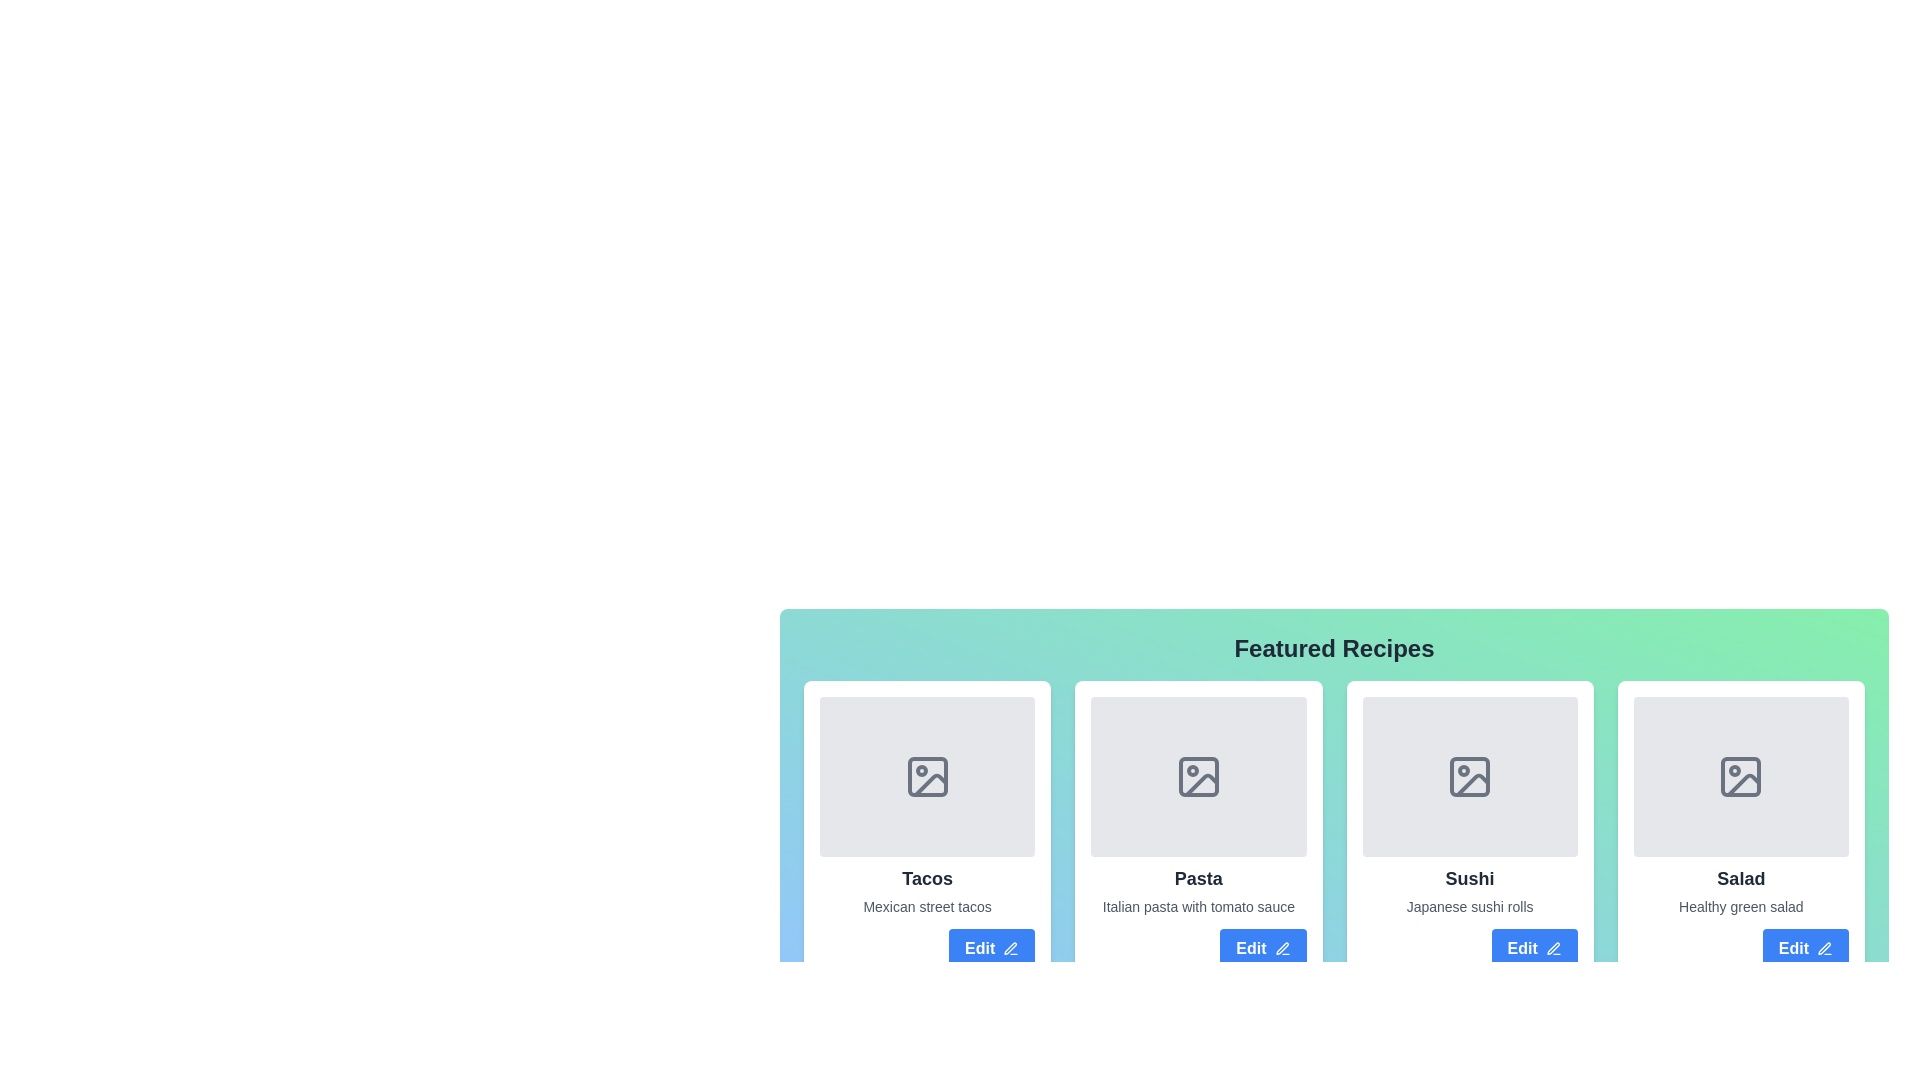  Describe the element at coordinates (1198, 947) in the screenshot. I see `the button in the lower-right corner of the 'Pasta' recipe card to initiate editing of the recipe information` at that location.